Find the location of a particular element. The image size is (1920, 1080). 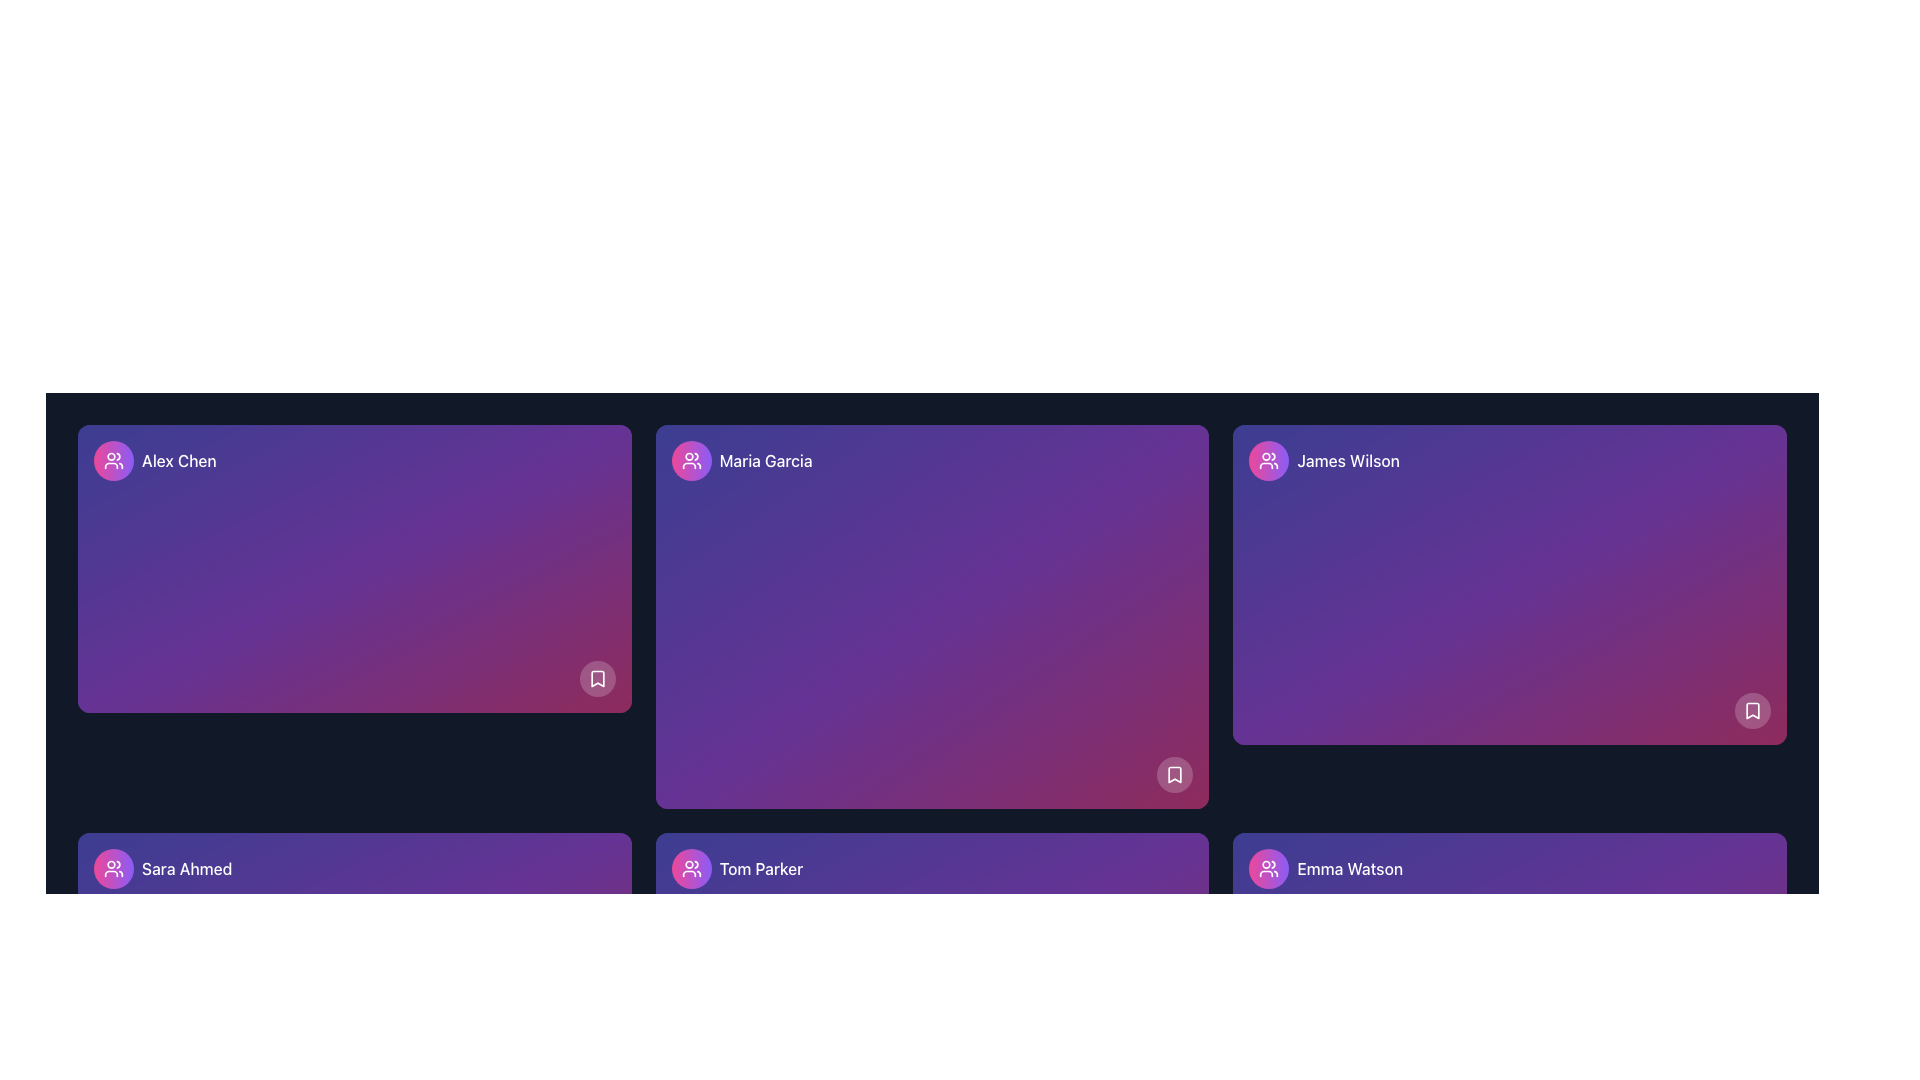

the circular icon that transitions from pink to violet, featuring a white user group icon, located at the top-left corner of the 'Tom Parker' card is located at coordinates (691, 867).